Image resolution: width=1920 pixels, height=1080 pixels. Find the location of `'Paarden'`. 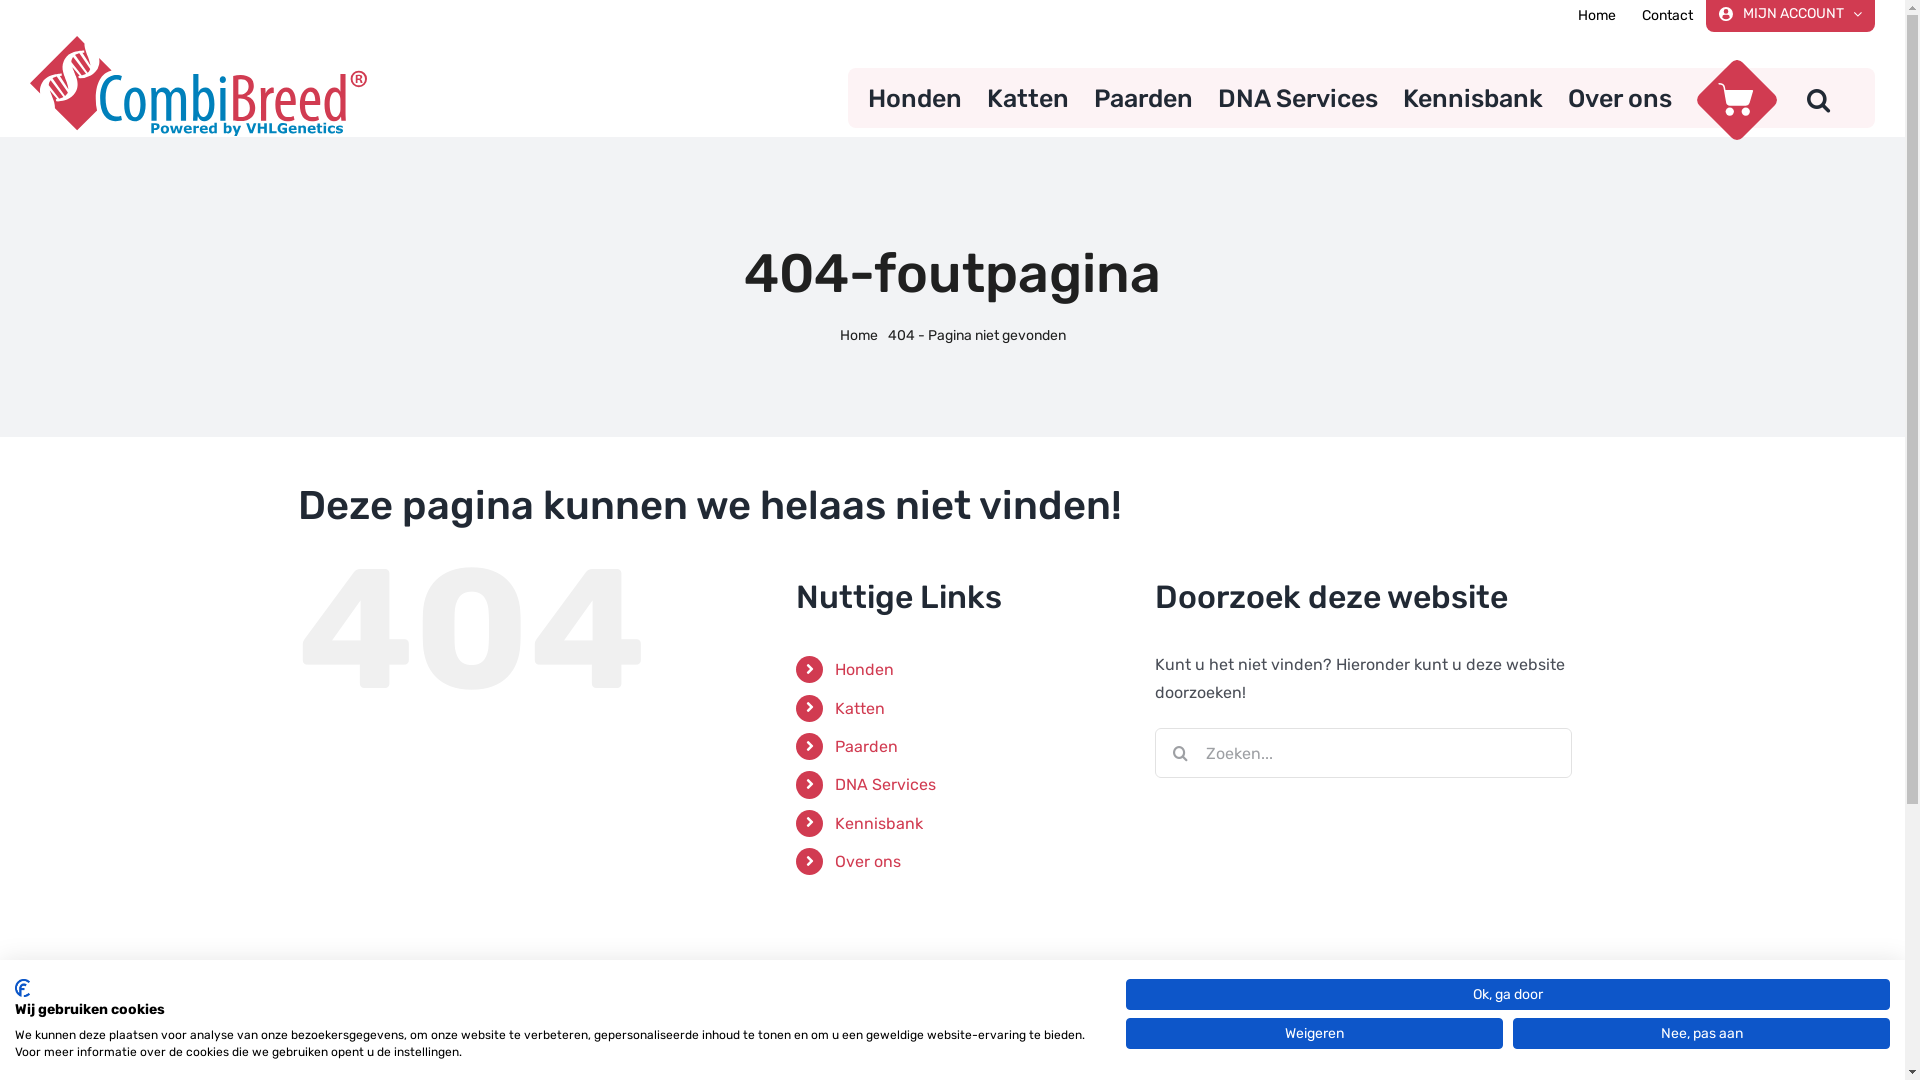

'Paarden' is located at coordinates (835, 746).